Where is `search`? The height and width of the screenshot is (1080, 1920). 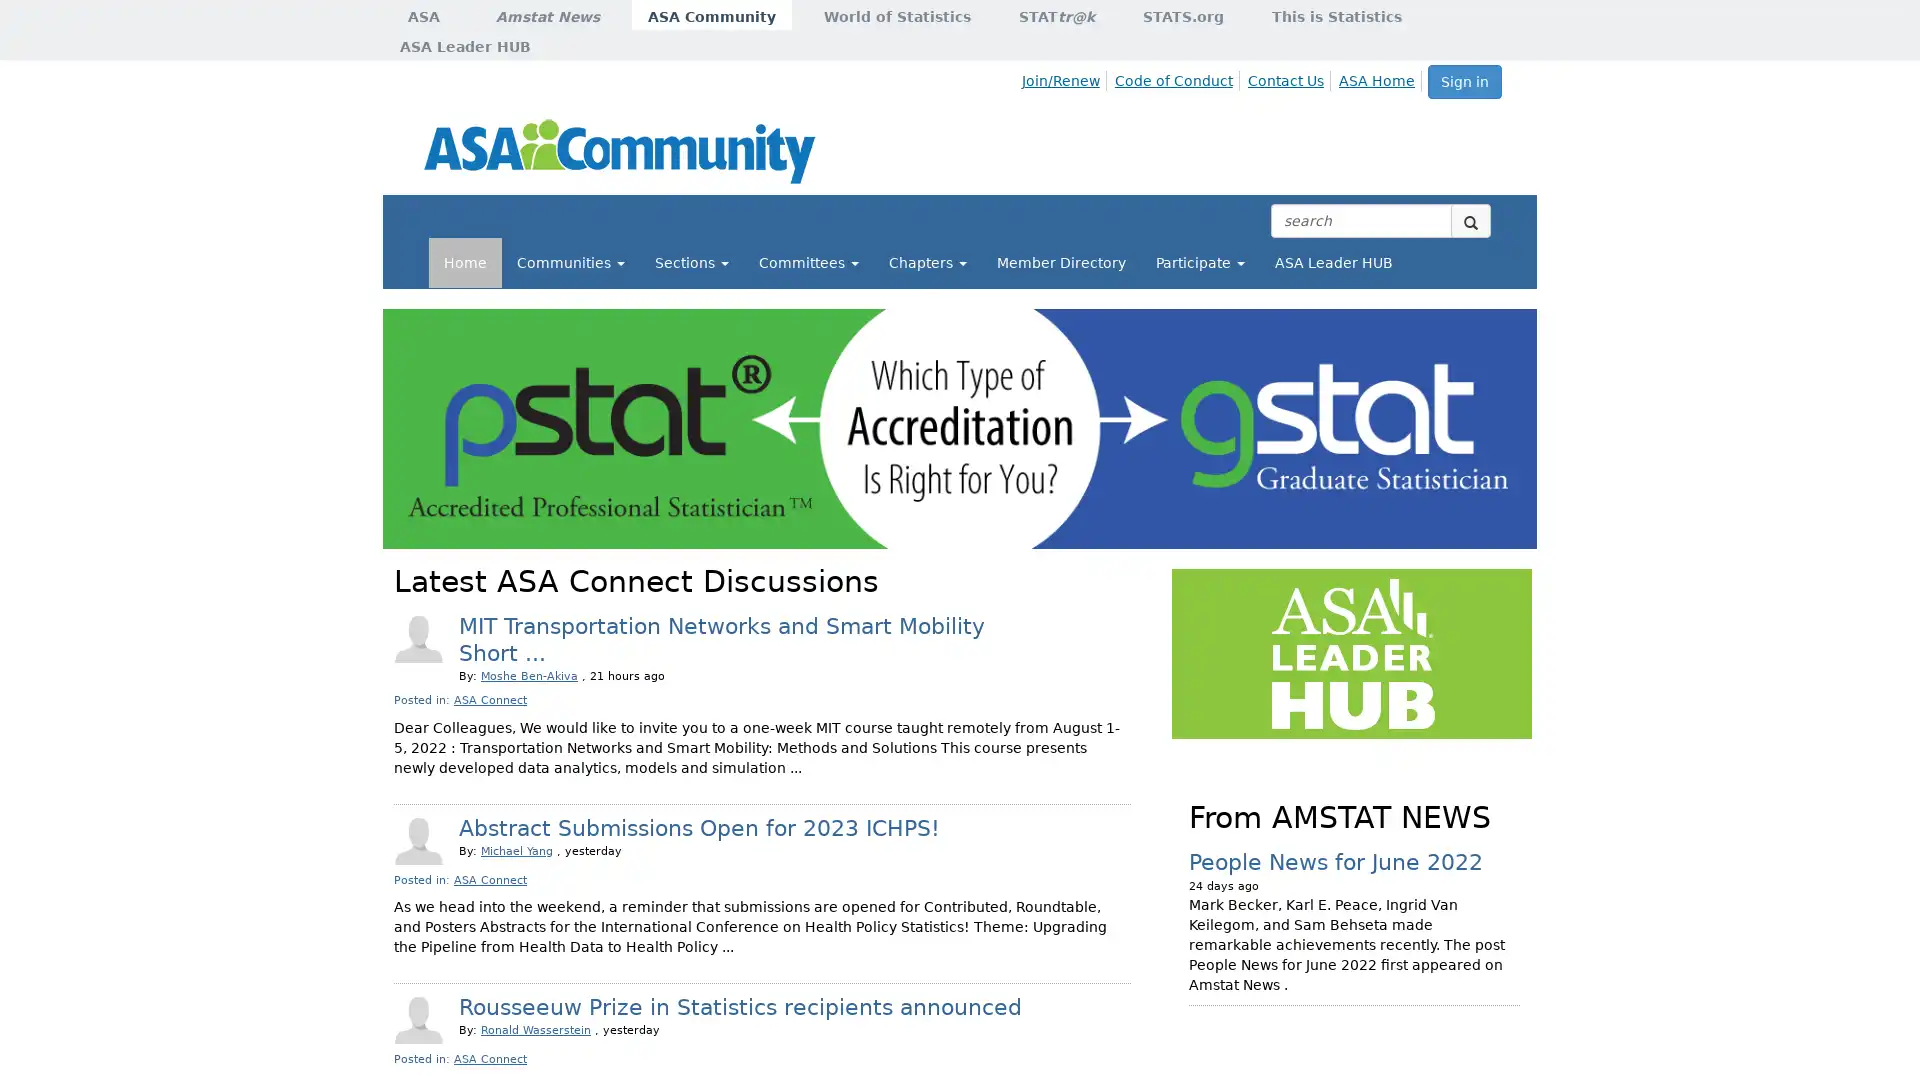
search is located at coordinates (1470, 220).